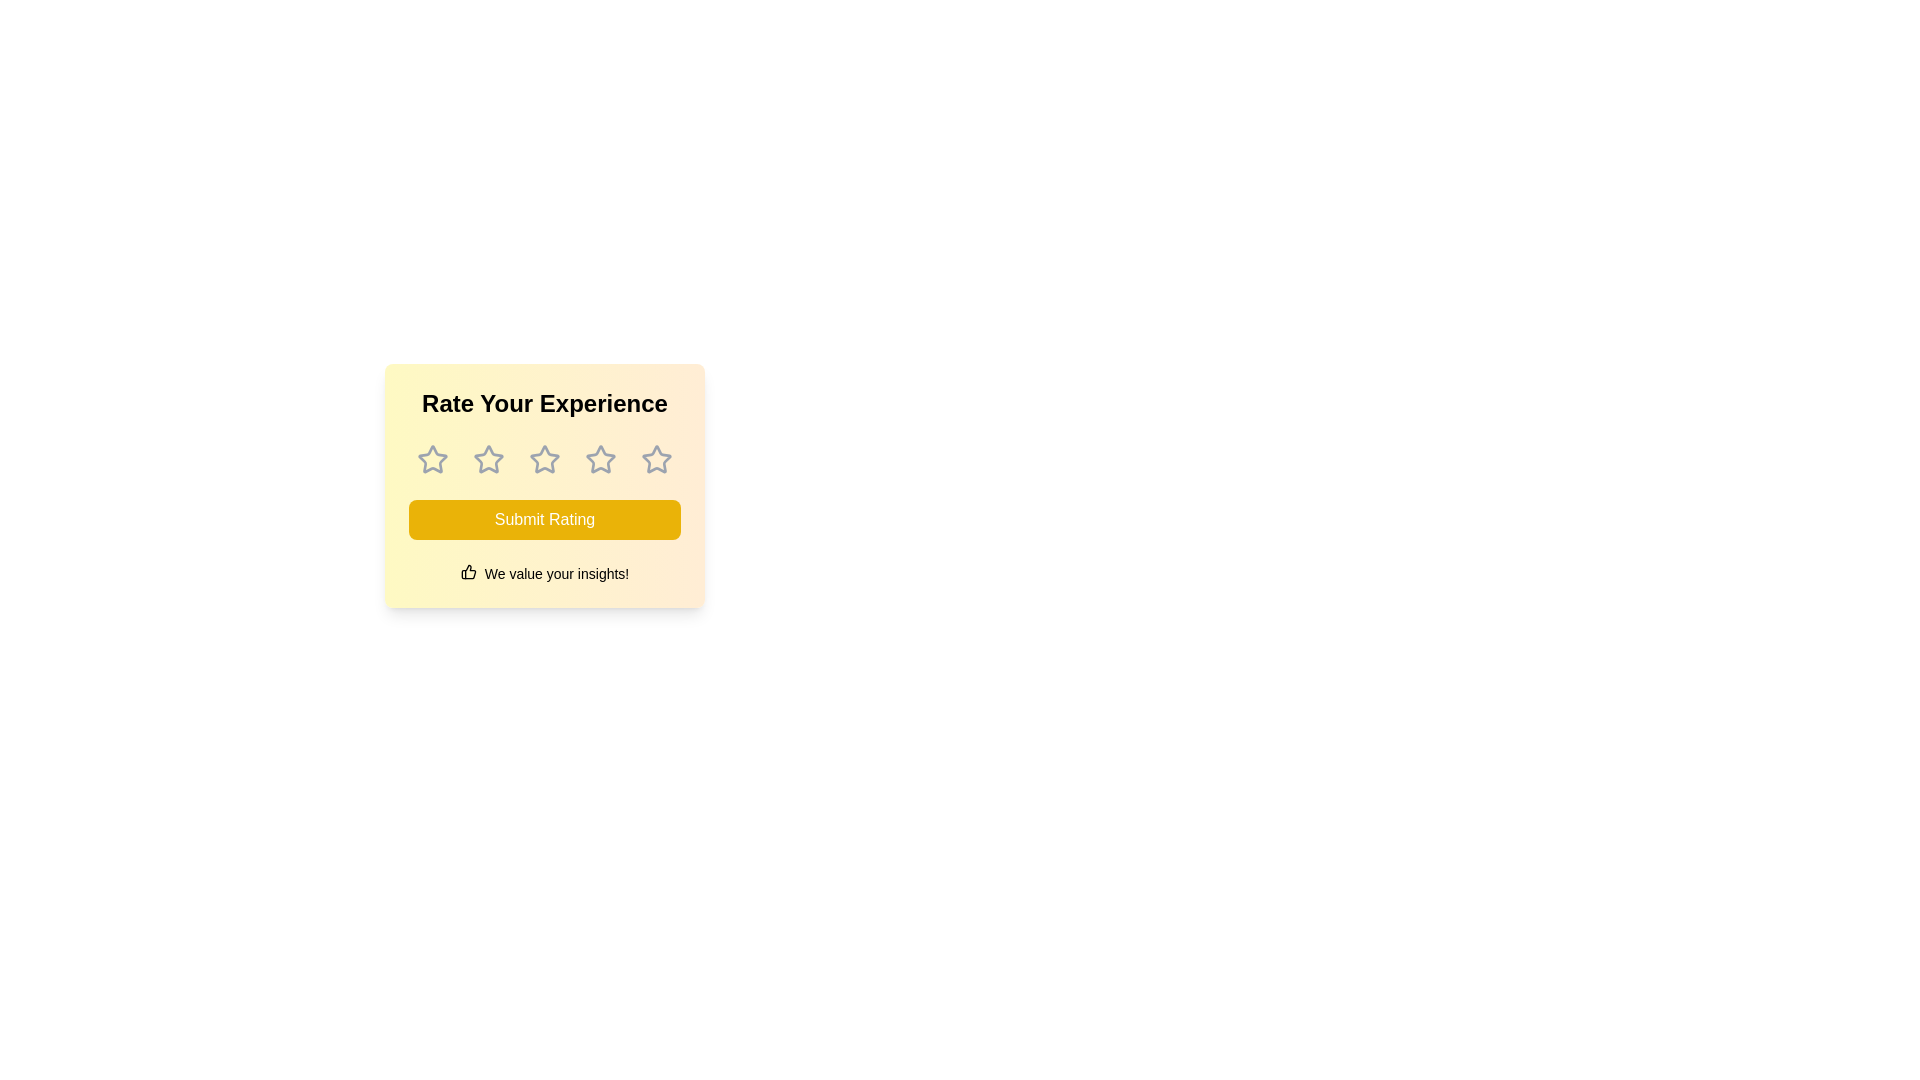 The image size is (1920, 1080). Describe the element at coordinates (545, 459) in the screenshot. I see `the third star icon from the left in the rating interface to rate the experience` at that location.